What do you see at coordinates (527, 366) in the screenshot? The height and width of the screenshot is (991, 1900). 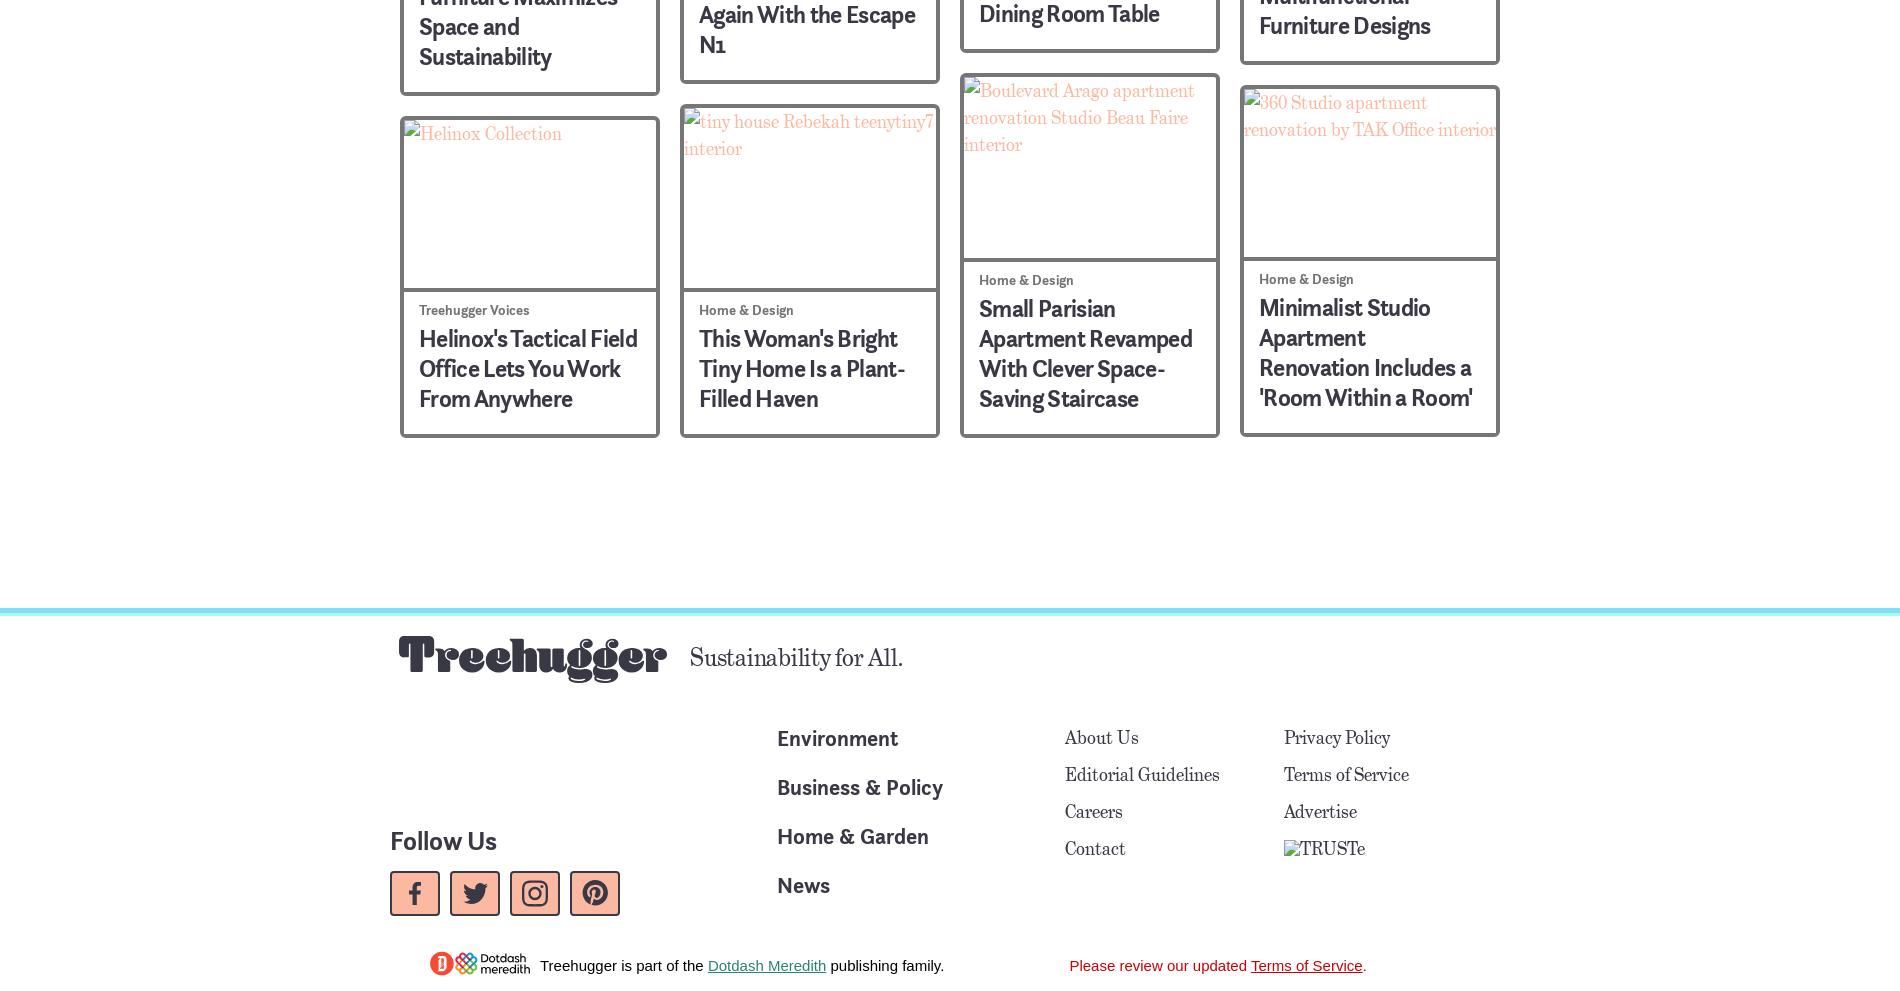 I see `'Helinox's Tactical Field Office Lets You Work From Anywhere'` at bounding box center [527, 366].